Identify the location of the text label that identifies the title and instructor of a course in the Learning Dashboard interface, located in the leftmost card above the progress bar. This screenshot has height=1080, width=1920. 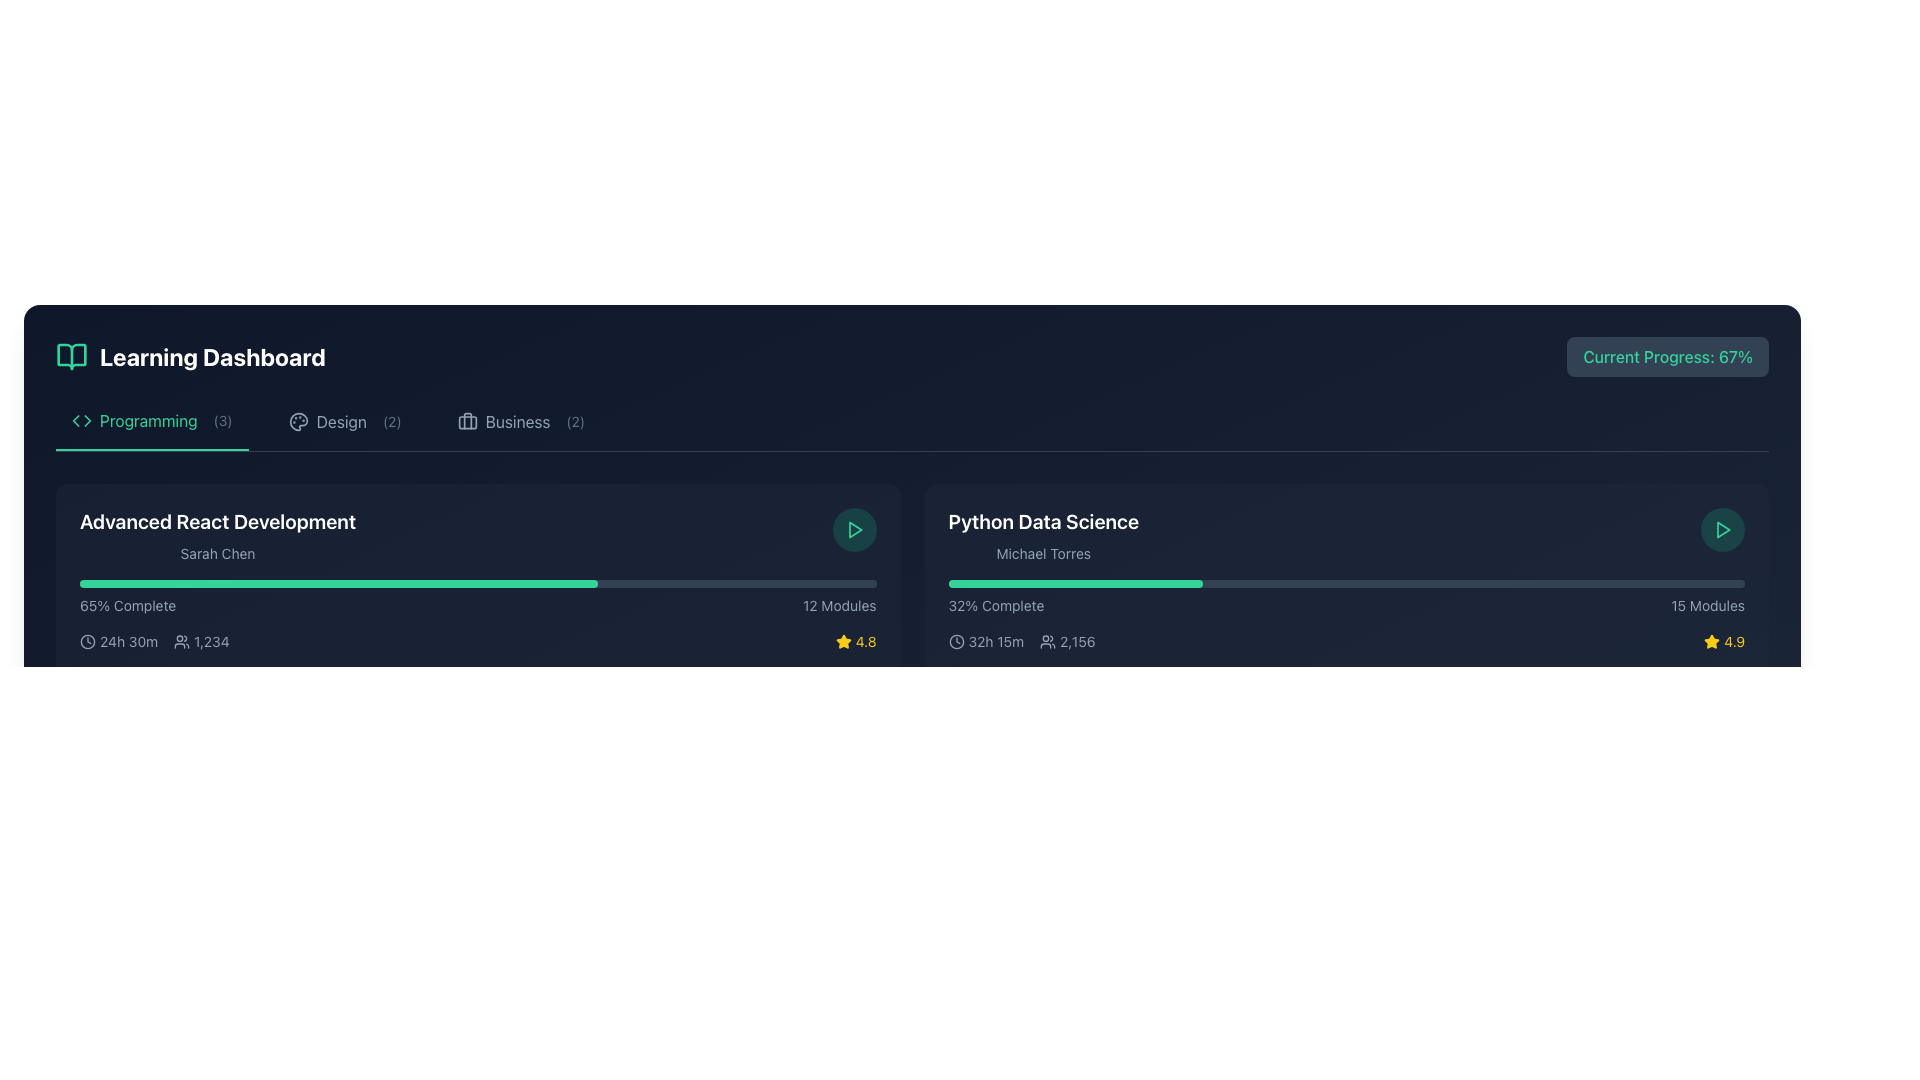
(218, 535).